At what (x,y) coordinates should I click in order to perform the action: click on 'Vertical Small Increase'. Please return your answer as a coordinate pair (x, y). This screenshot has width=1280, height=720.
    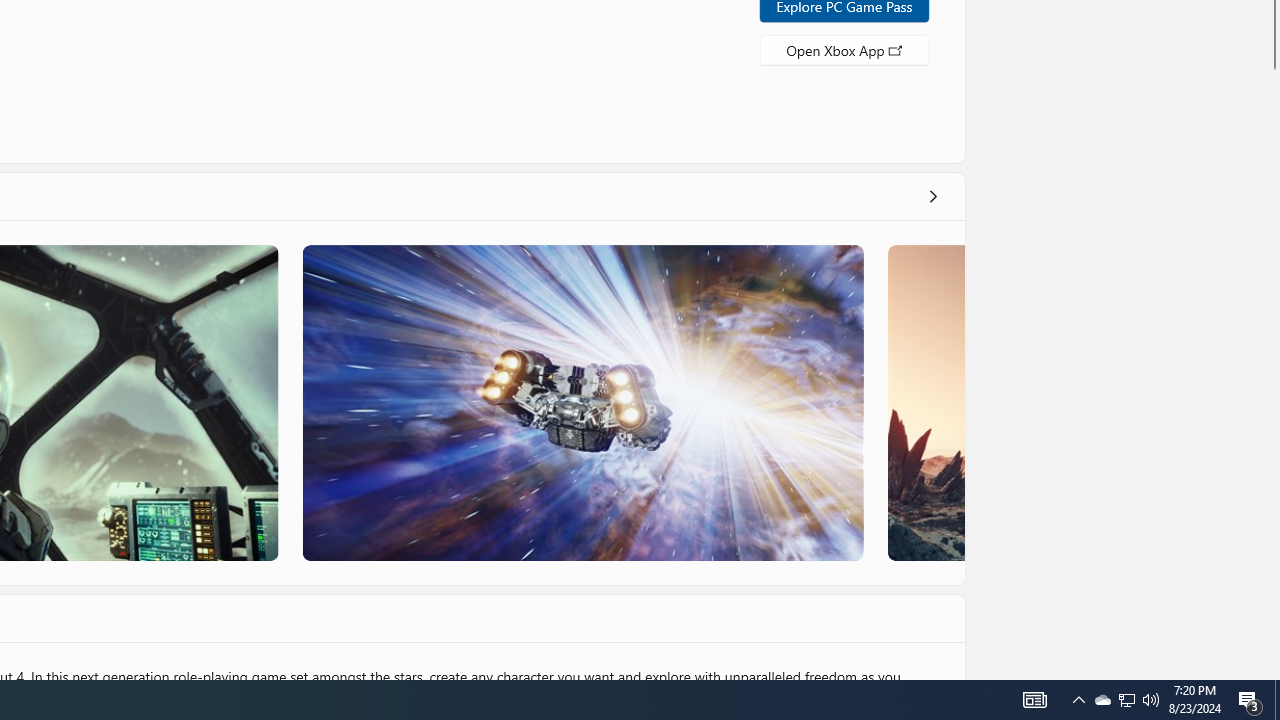
    Looking at the image, I should click on (1271, 672).